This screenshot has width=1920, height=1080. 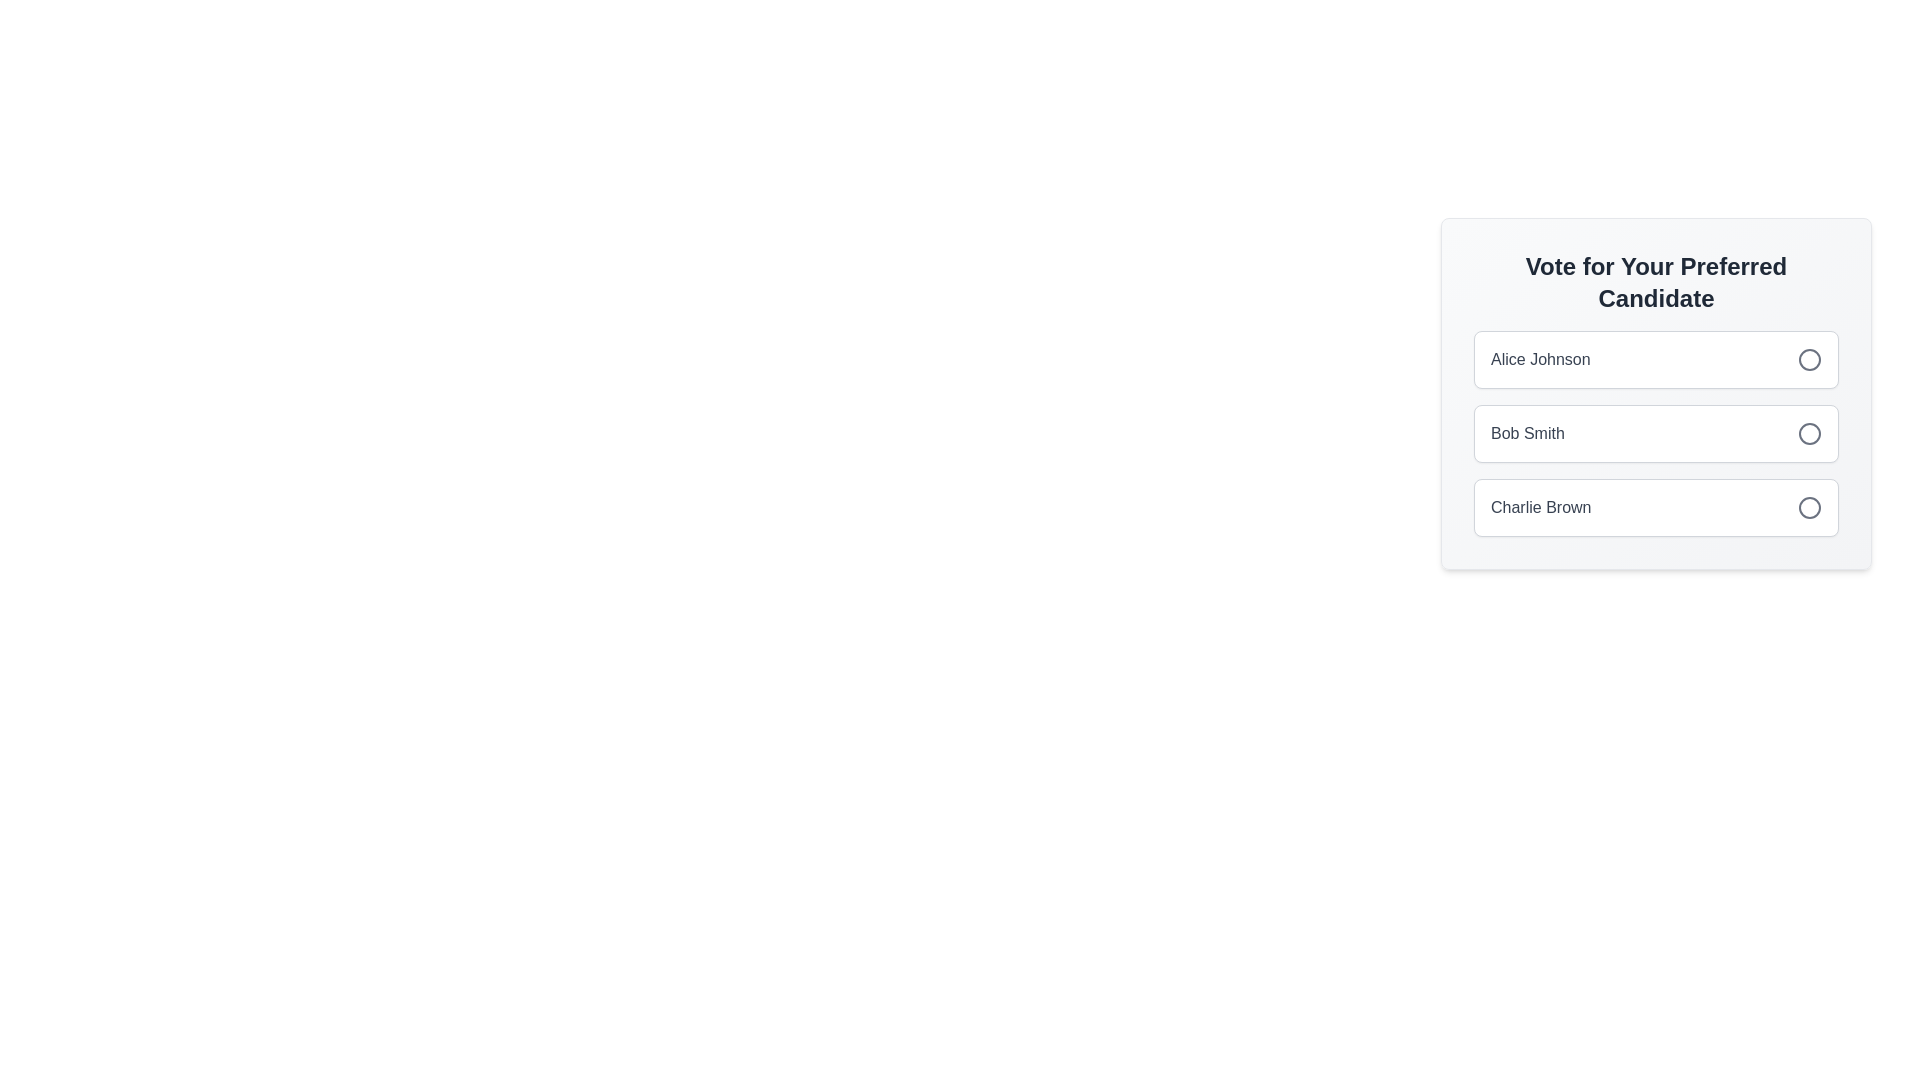 I want to click on the radio button representing the 'Charlie Brown' option, located to the far right in the vertical list of options, so click(x=1809, y=507).